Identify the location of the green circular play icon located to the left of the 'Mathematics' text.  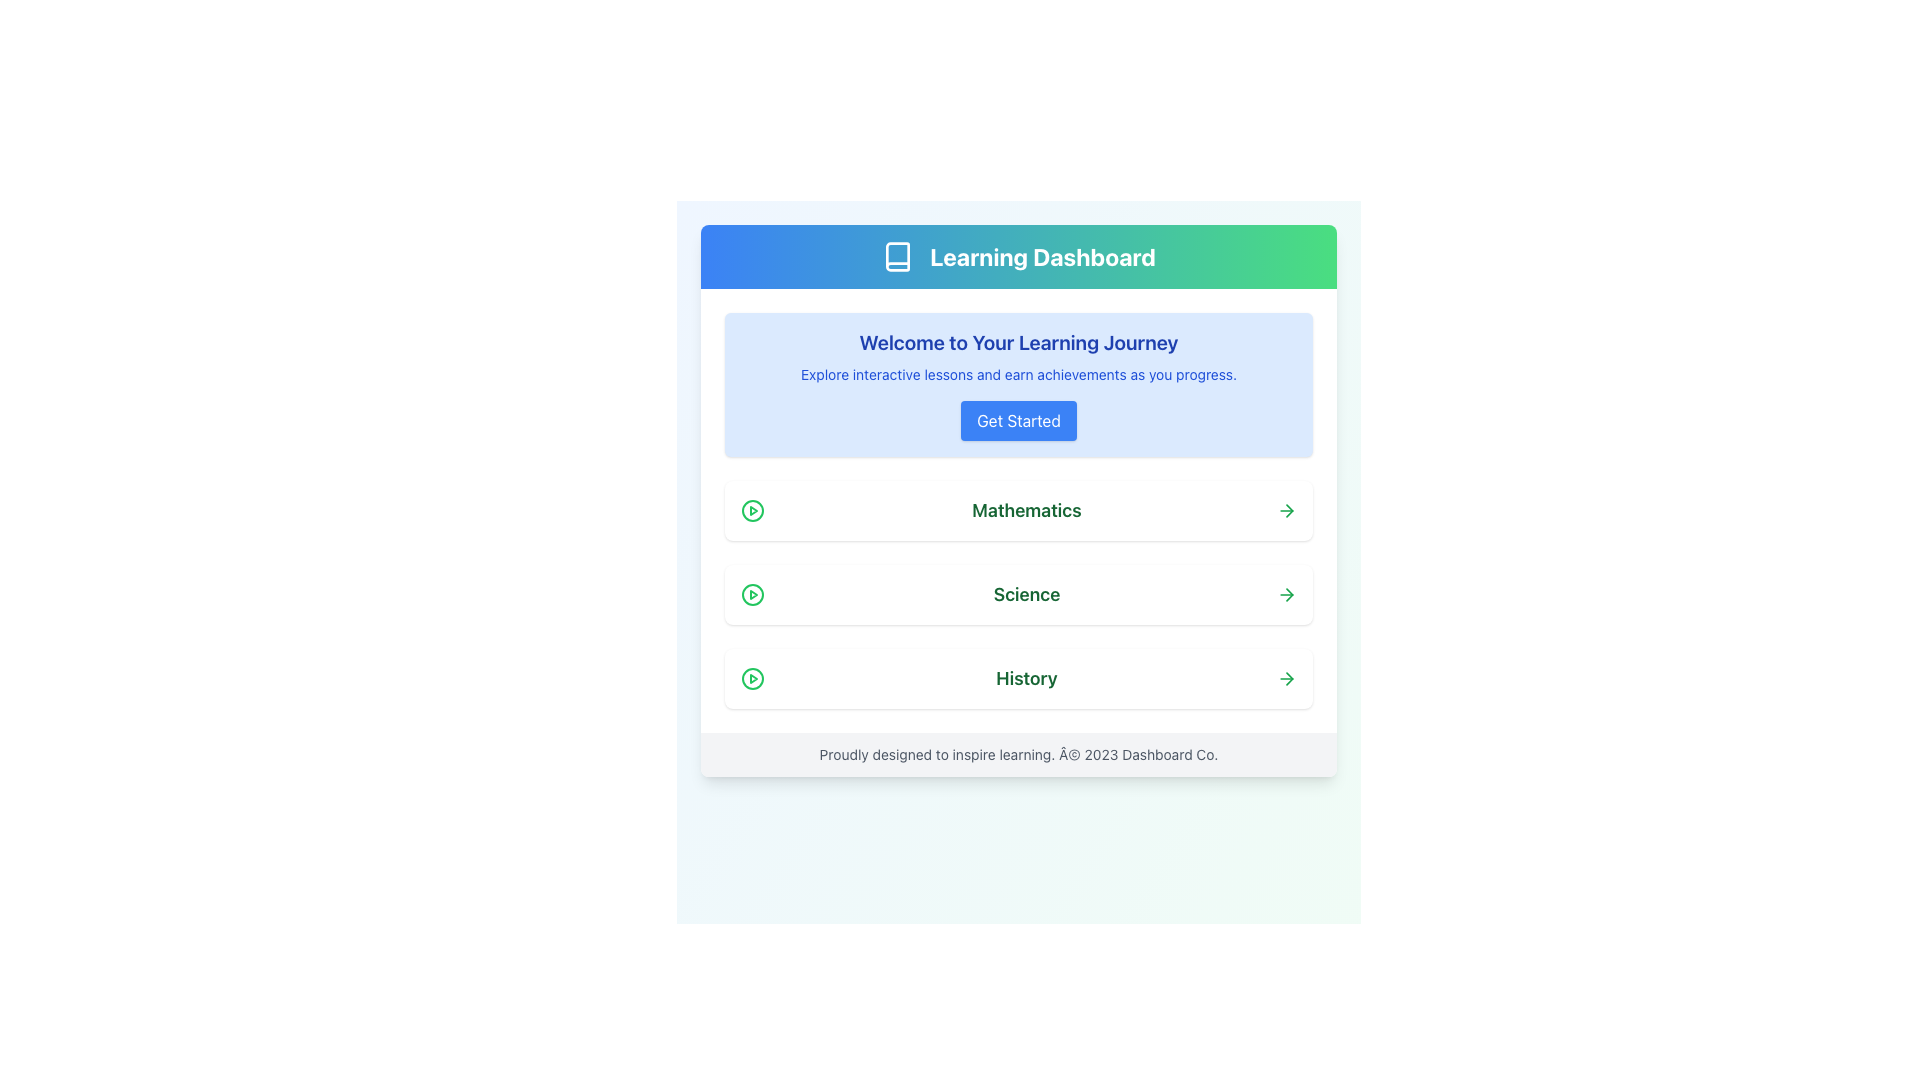
(752, 509).